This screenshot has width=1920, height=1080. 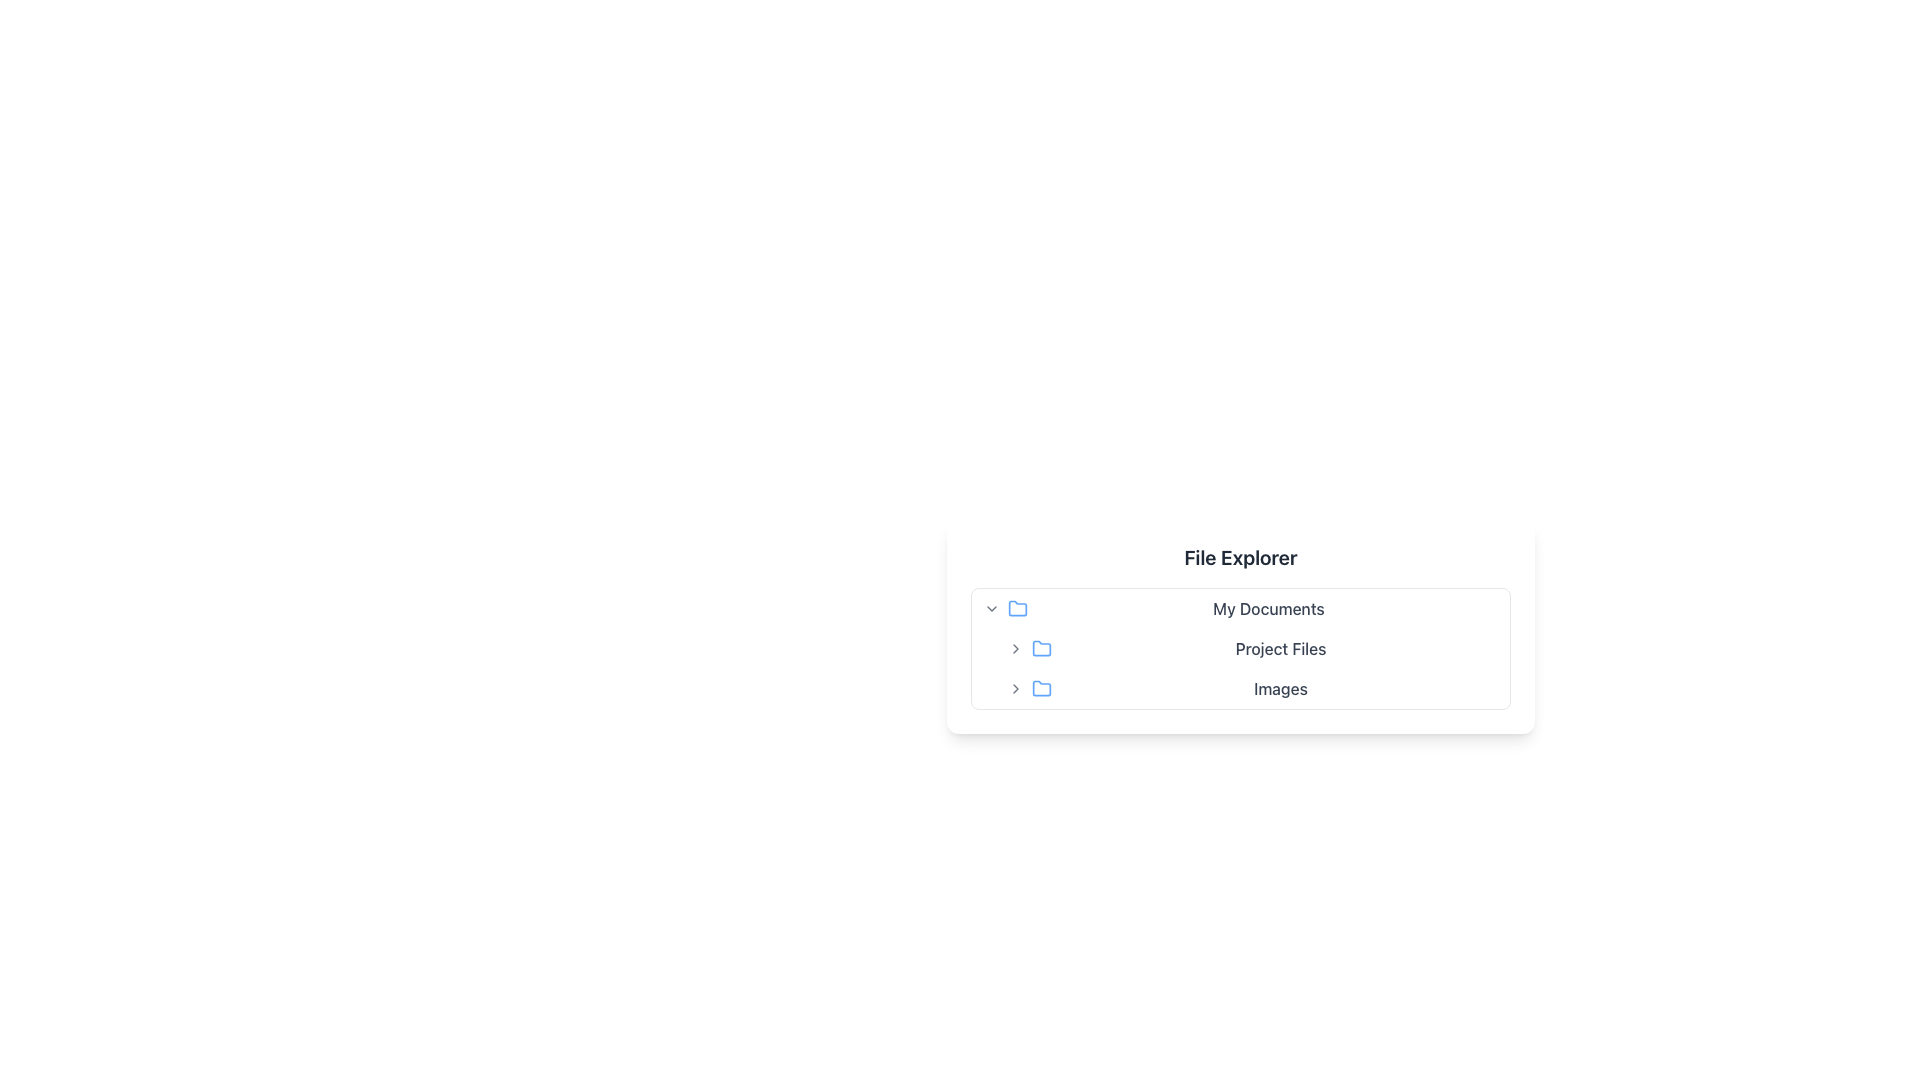 What do you see at coordinates (1017, 607) in the screenshot?
I see `the 'My Documents' folder icon, which is the visual indicator representing the folder in the file explorer, to associate it with its folder label` at bounding box center [1017, 607].